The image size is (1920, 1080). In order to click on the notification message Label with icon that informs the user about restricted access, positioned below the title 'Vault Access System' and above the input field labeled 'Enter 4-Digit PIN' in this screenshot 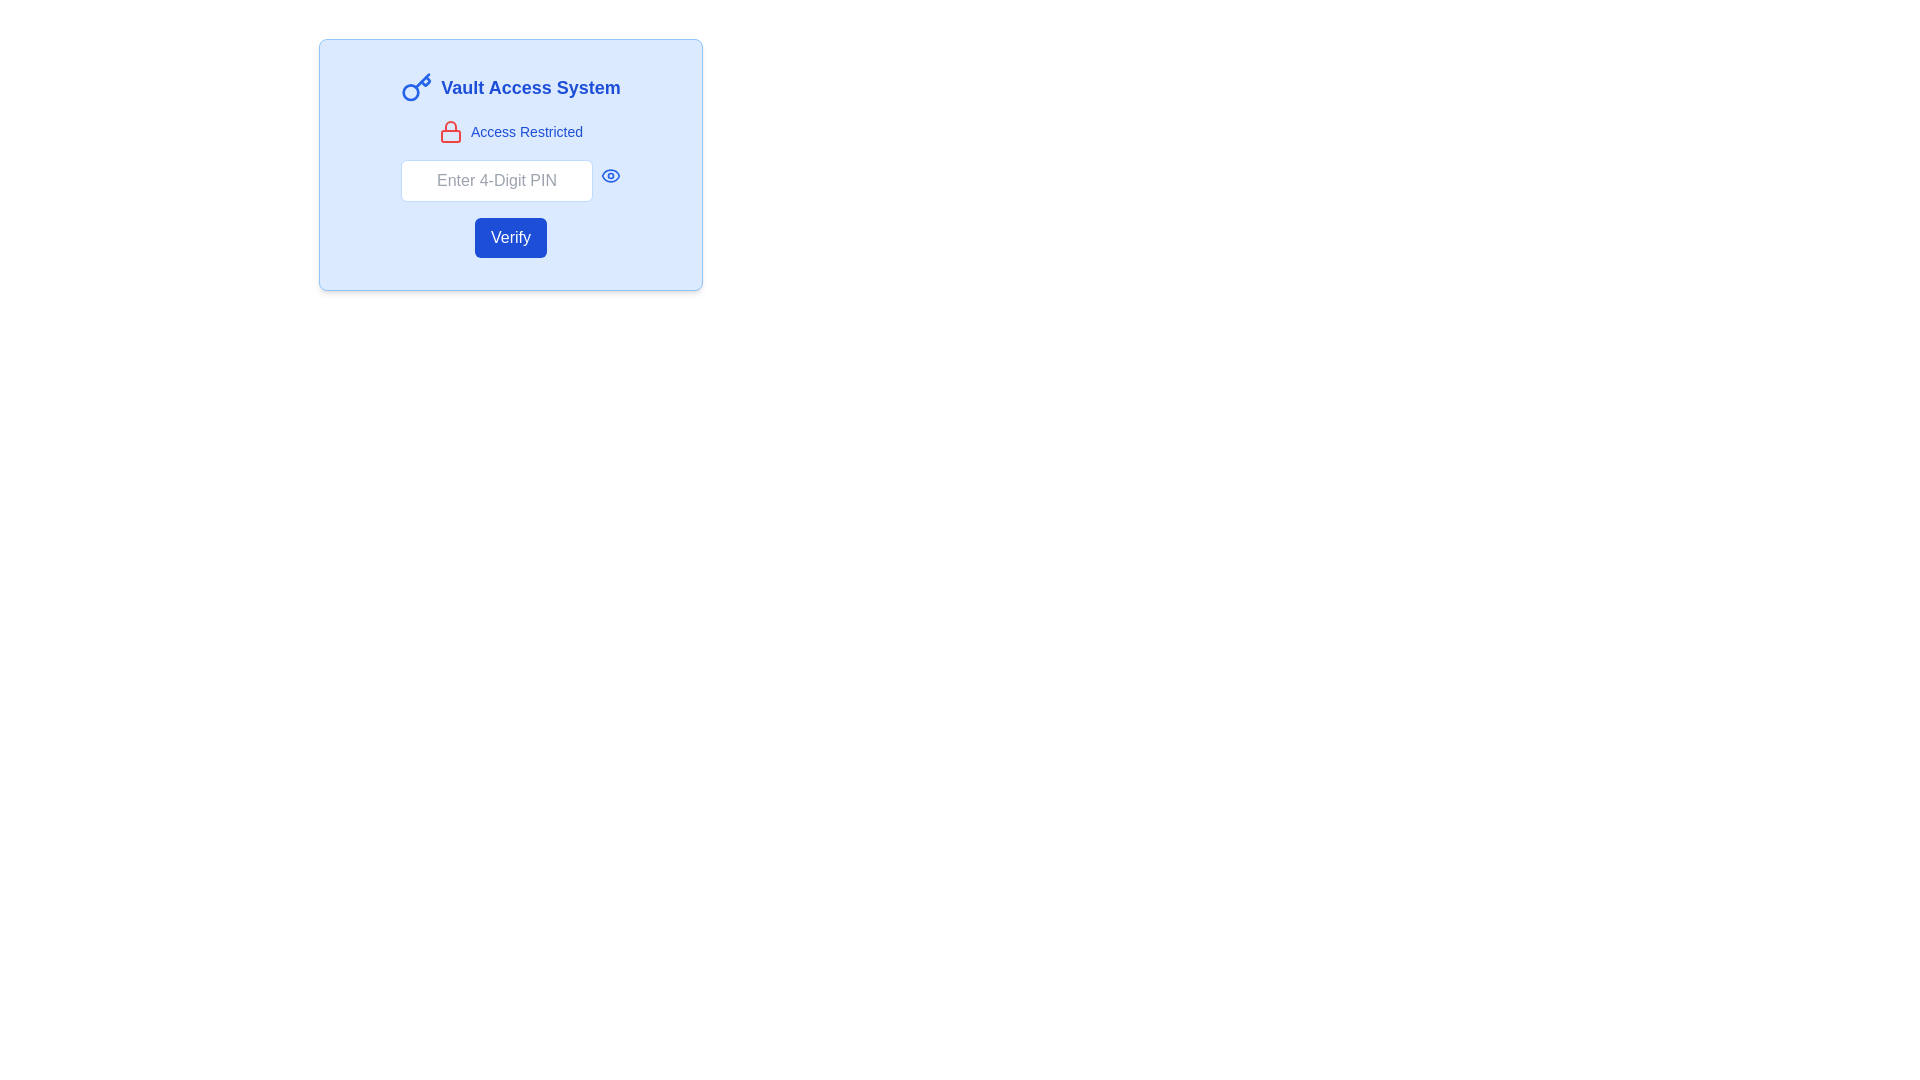, I will do `click(510, 131)`.